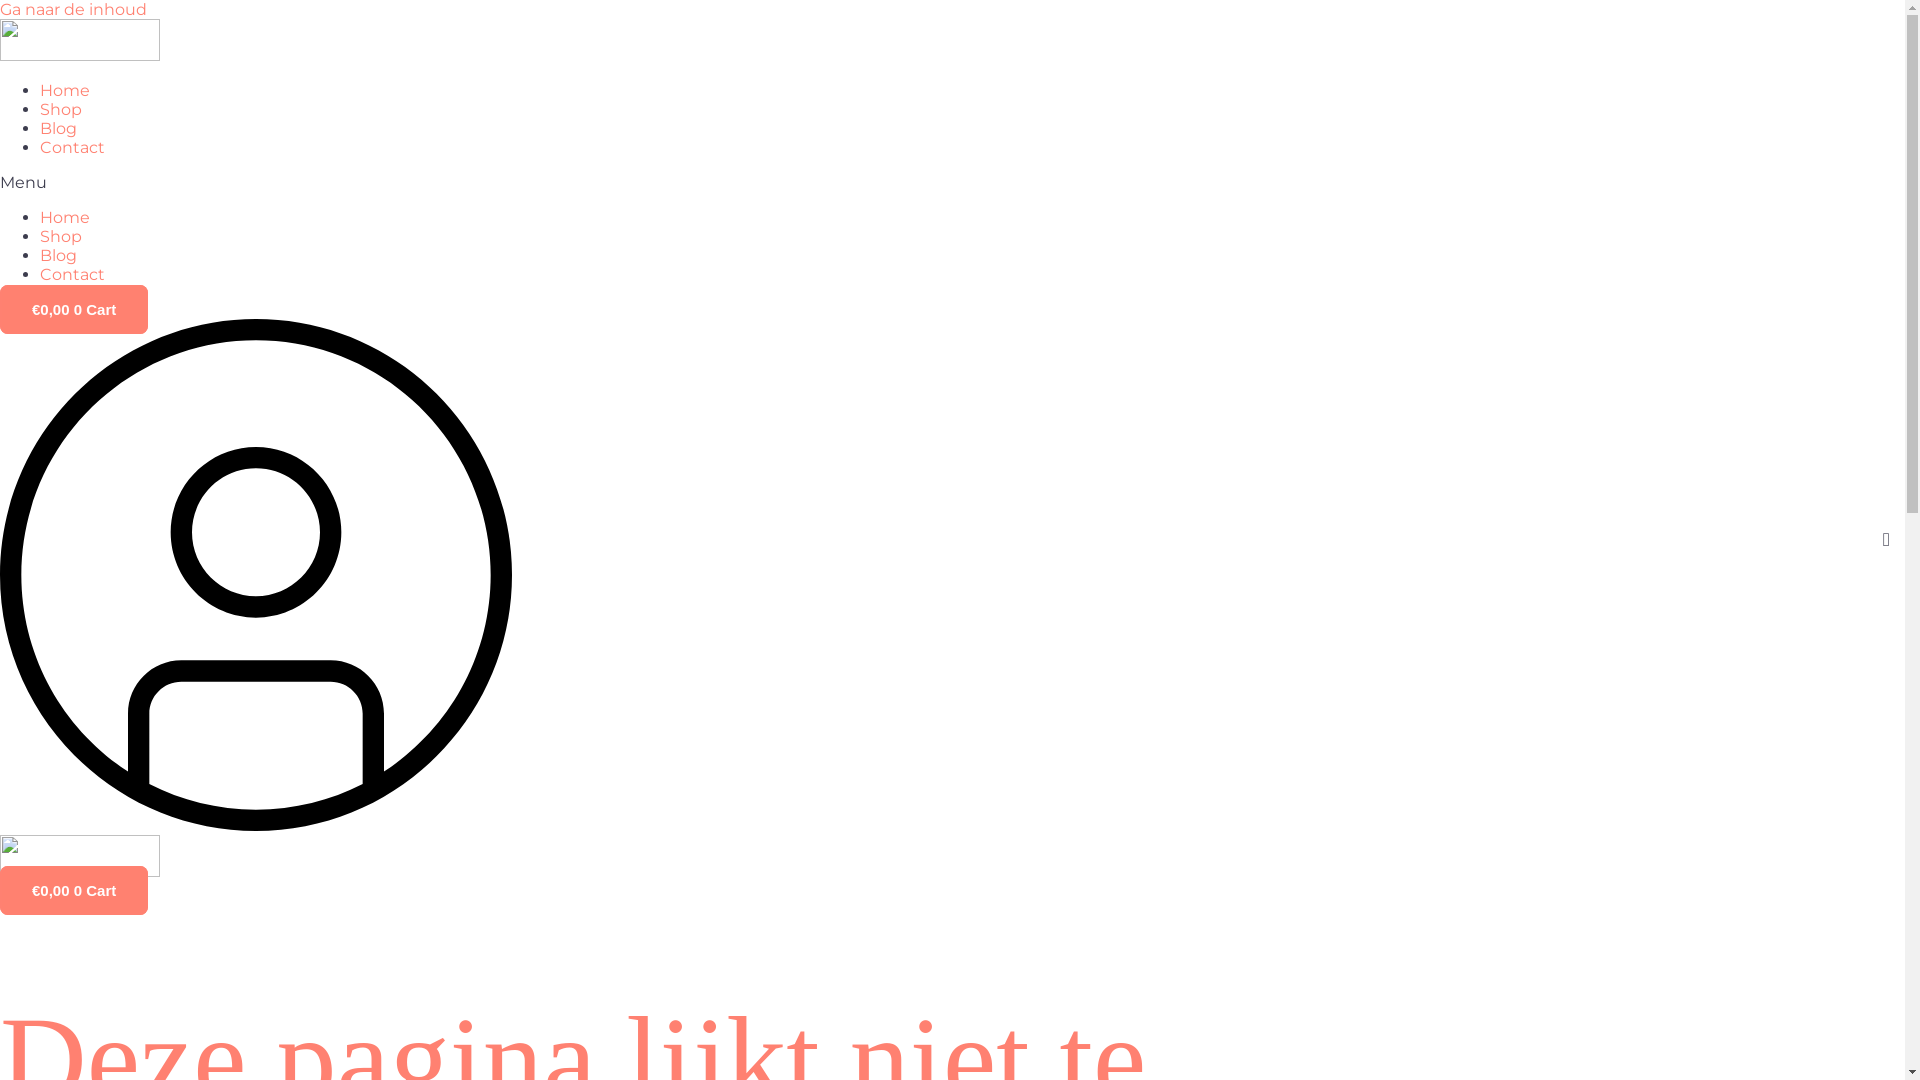 Image resolution: width=1920 pixels, height=1080 pixels. Describe the element at coordinates (58, 254) in the screenshot. I see `'Blog'` at that location.